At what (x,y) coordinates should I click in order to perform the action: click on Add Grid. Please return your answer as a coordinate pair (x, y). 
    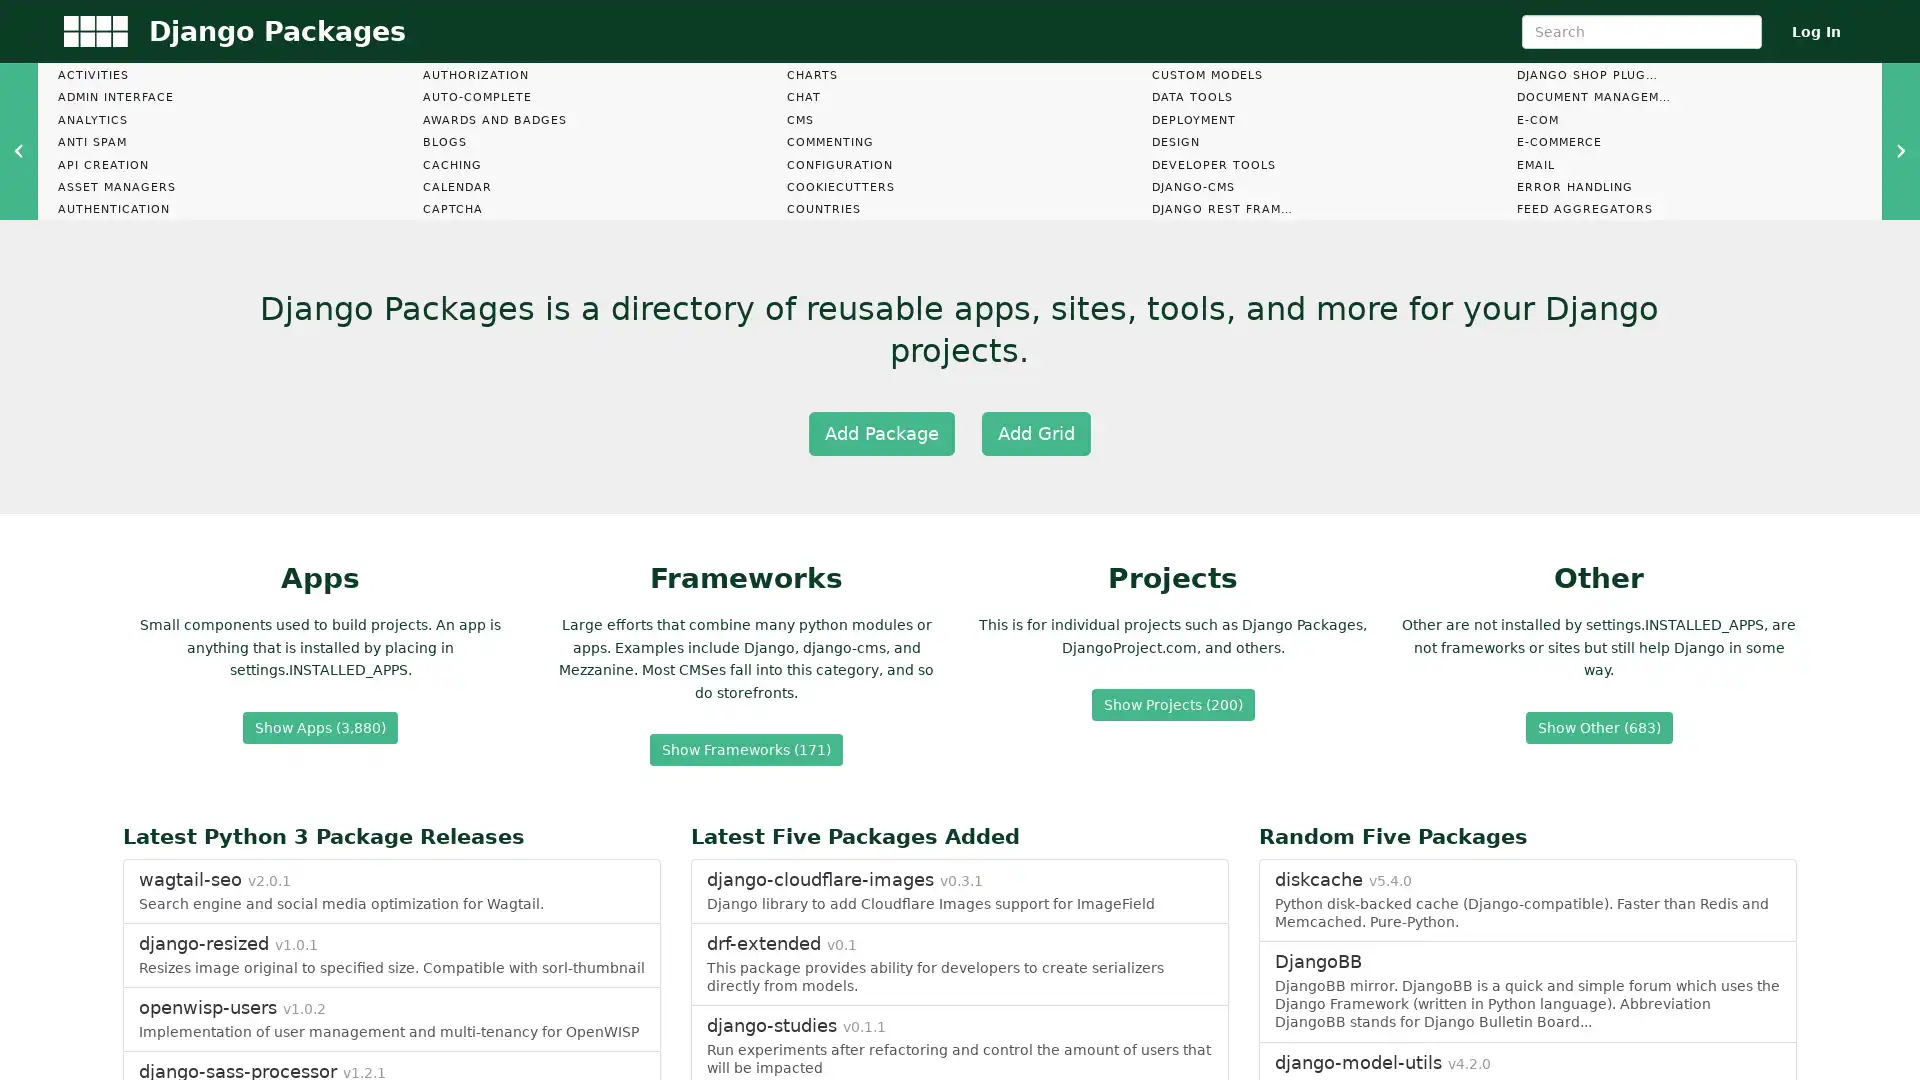
    Looking at the image, I should click on (1035, 431).